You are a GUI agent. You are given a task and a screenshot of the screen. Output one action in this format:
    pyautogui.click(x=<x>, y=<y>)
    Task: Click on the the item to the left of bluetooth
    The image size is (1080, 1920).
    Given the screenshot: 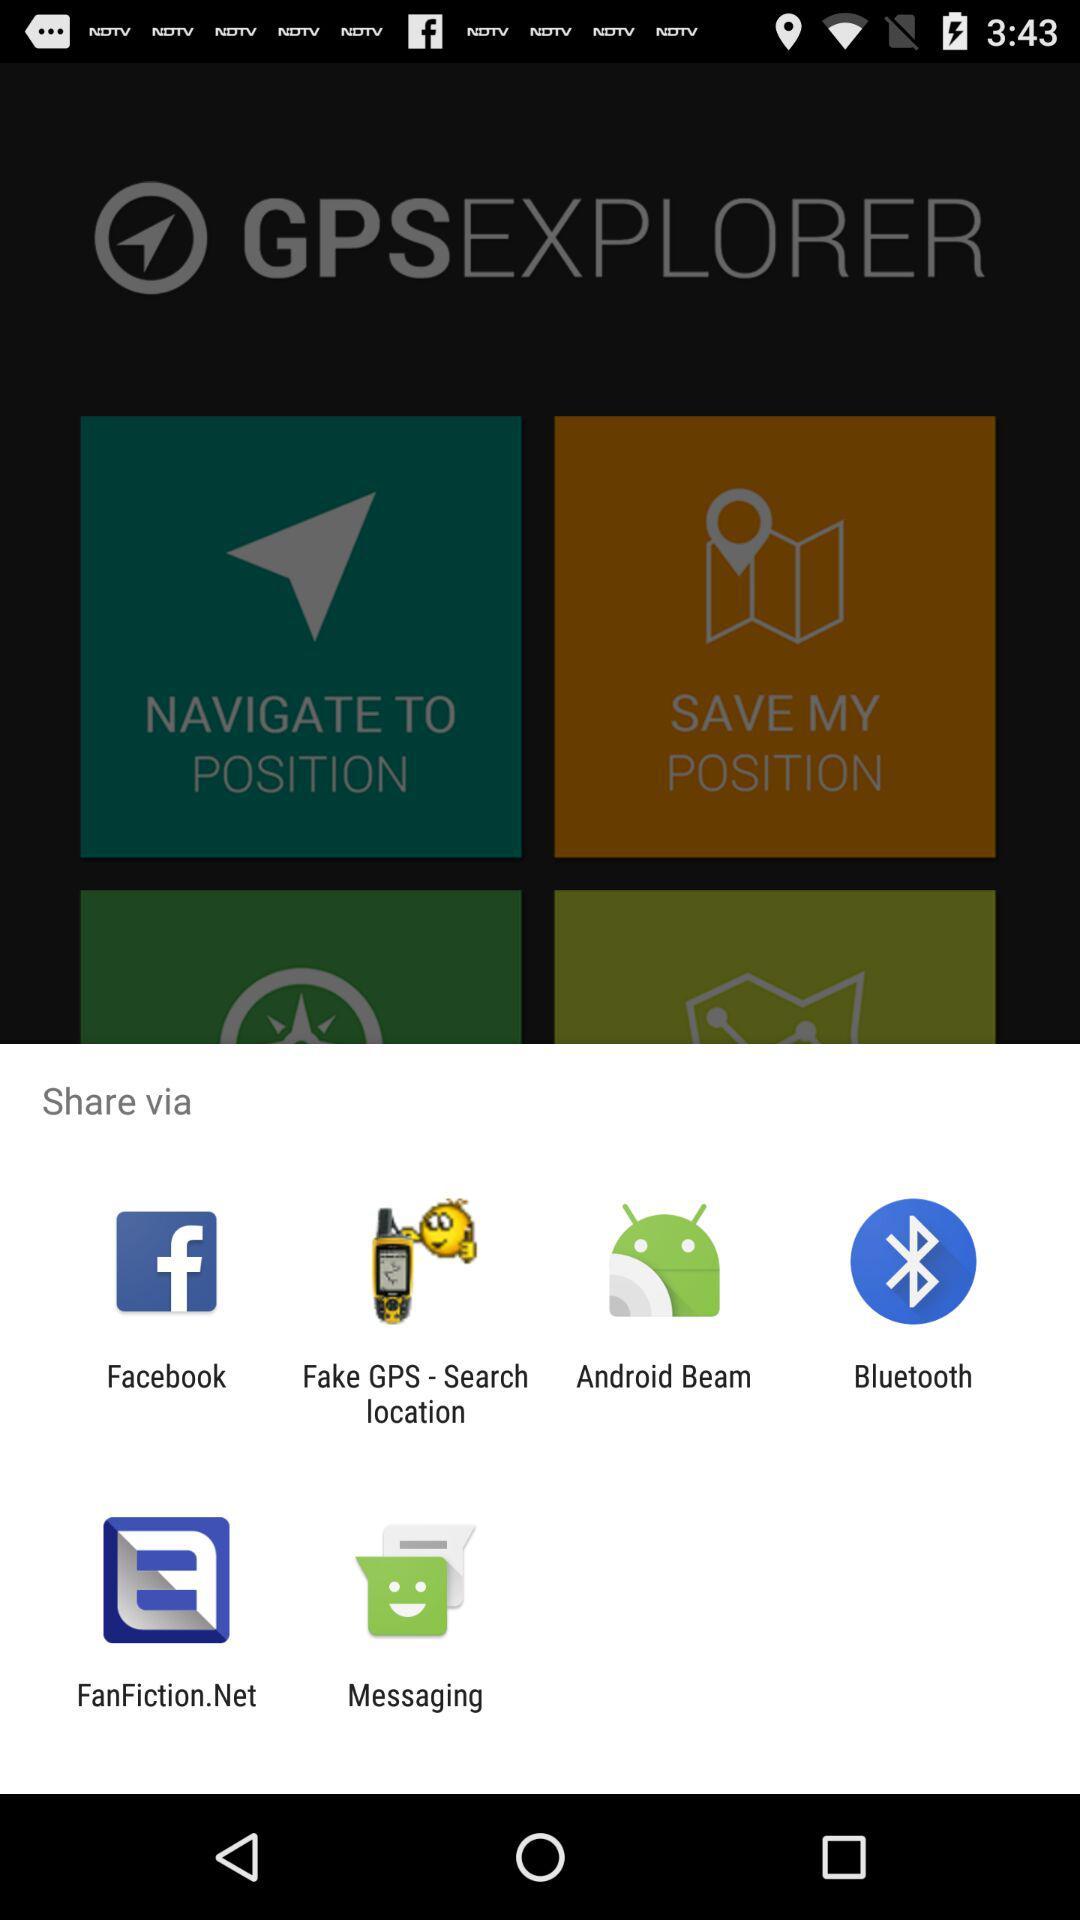 What is the action you would take?
    pyautogui.click(x=664, y=1392)
    